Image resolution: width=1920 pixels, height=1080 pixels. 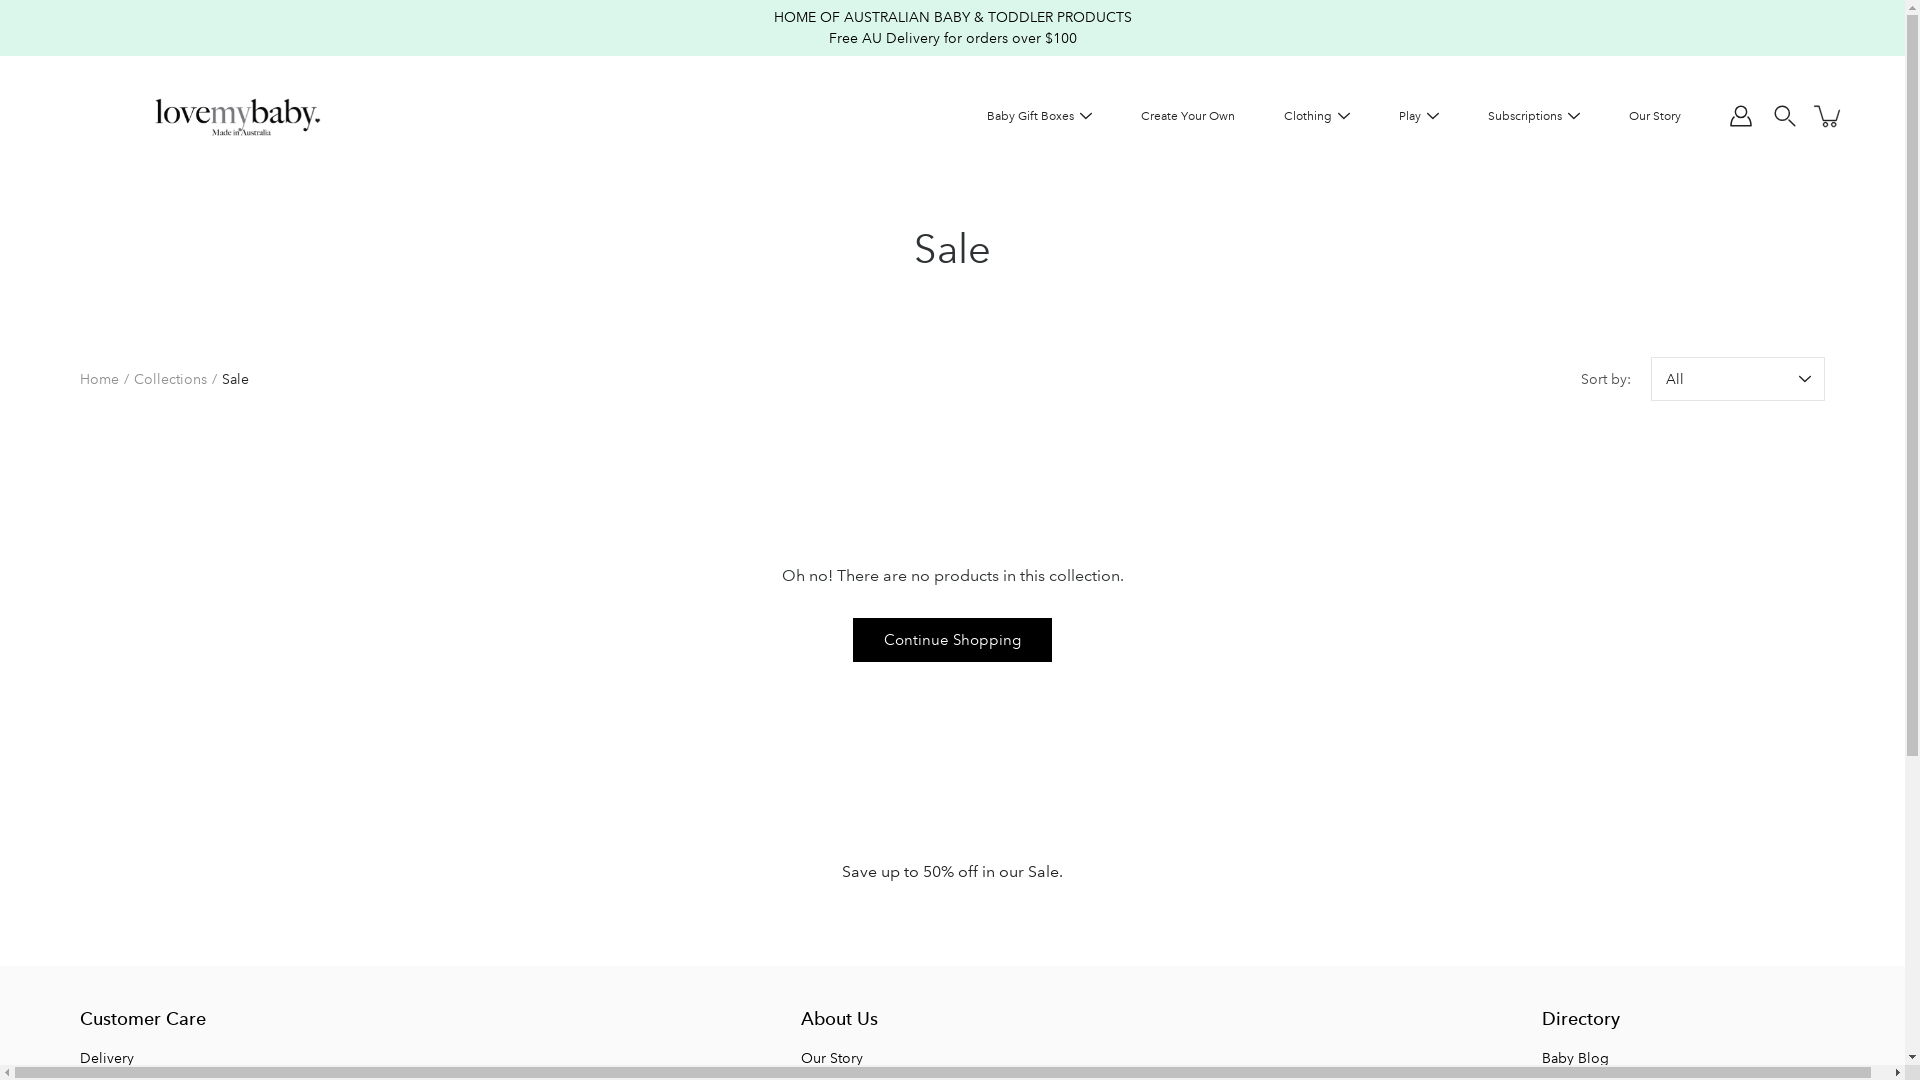 I want to click on 'Continue Shopping', so click(x=853, y=640).